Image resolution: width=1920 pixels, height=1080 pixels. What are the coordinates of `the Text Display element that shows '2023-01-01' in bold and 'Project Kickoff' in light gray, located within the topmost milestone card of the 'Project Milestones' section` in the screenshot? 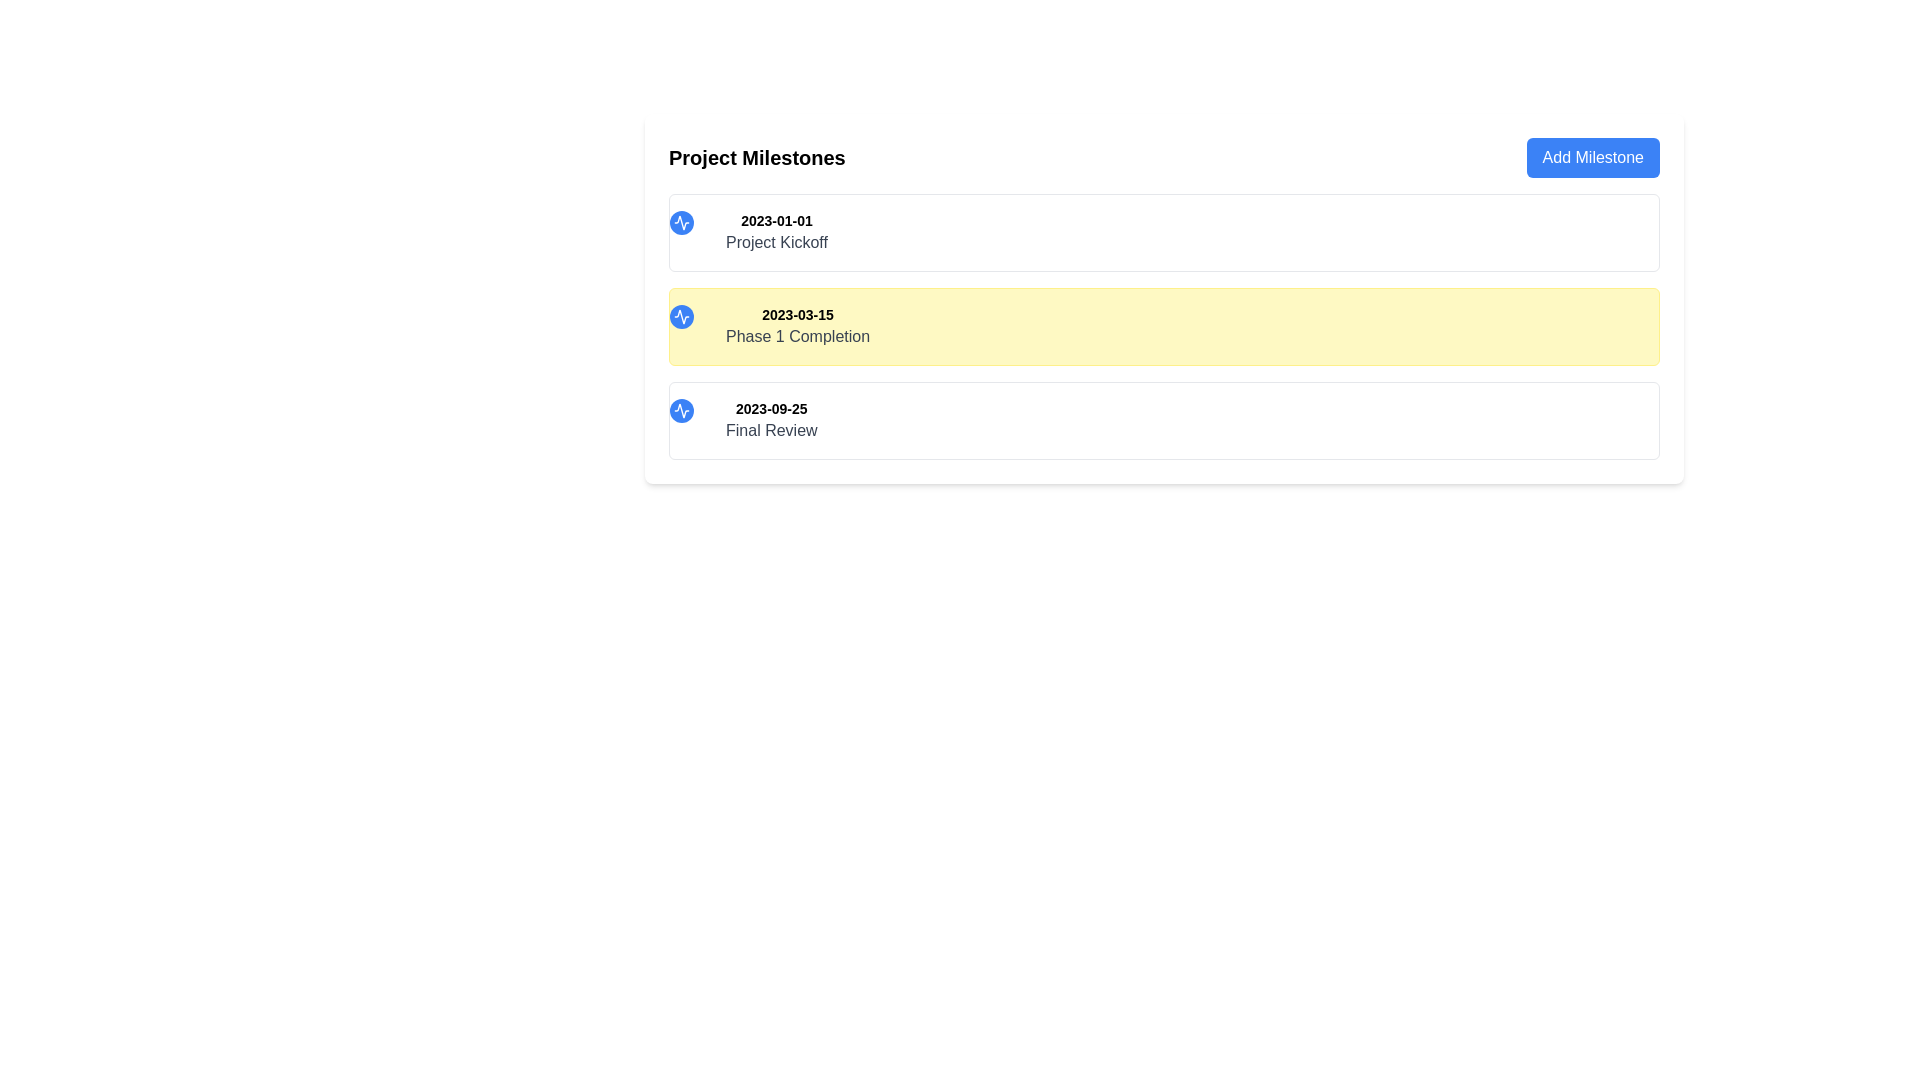 It's located at (776, 231).